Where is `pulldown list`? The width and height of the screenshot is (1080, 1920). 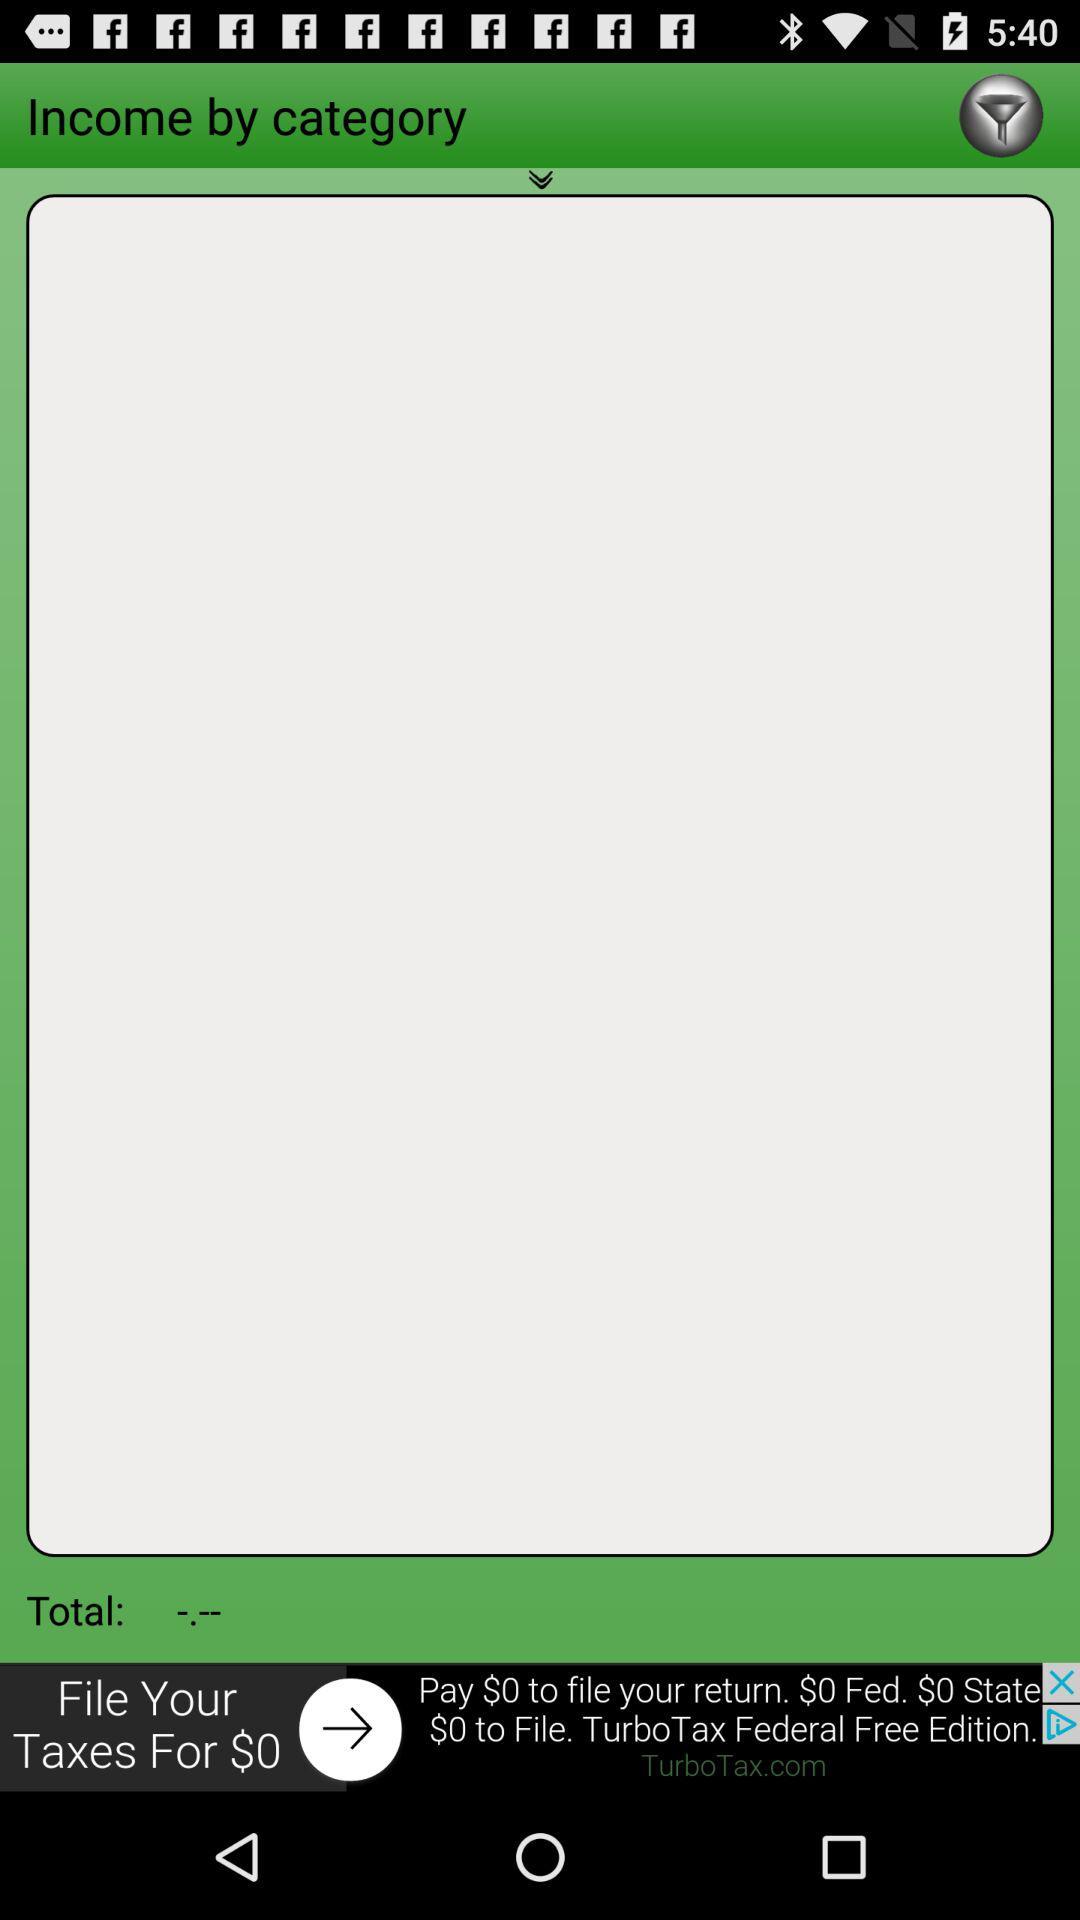
pulldown list is located at coordinates (540, 191).